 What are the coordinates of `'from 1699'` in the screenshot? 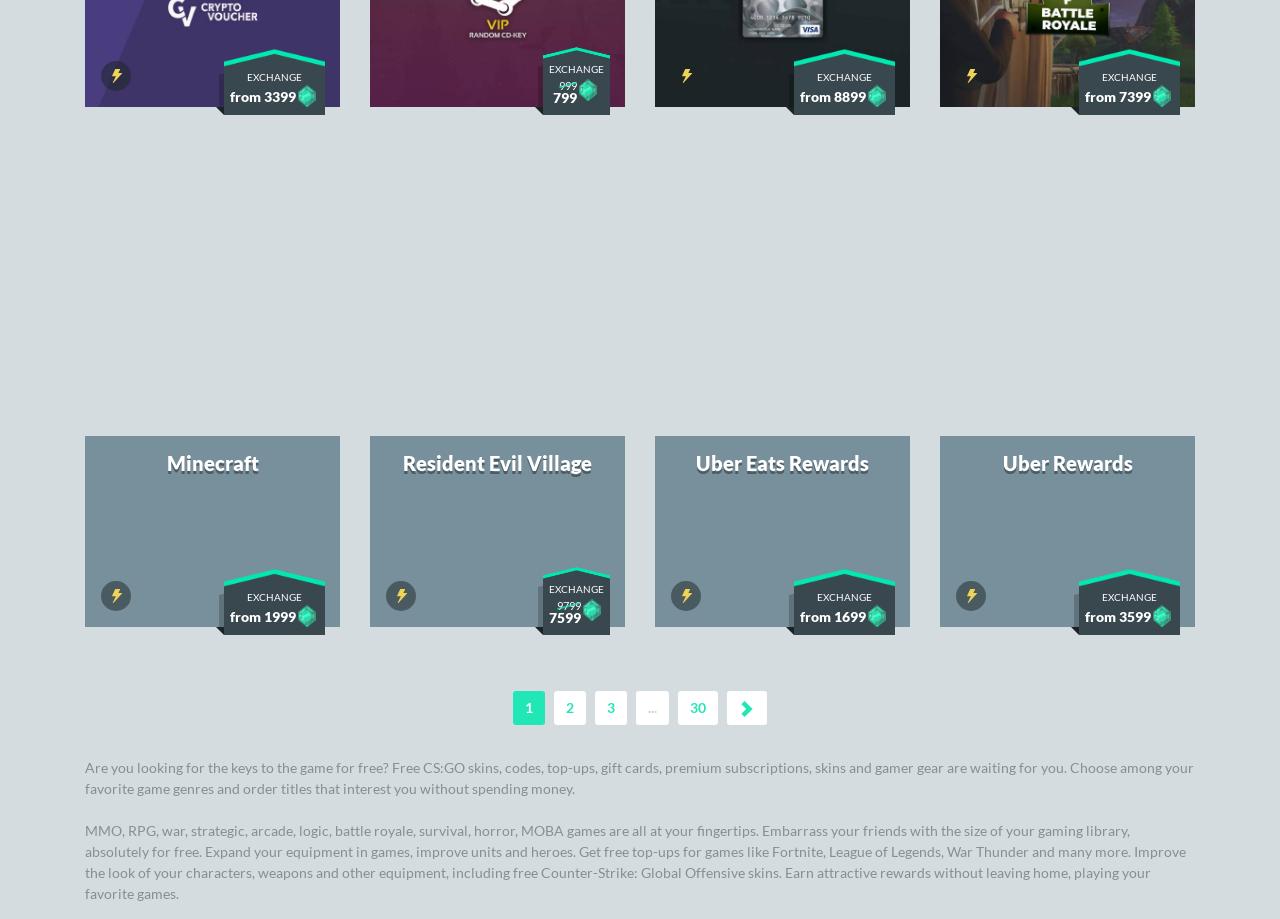 It's located at (833, 88).